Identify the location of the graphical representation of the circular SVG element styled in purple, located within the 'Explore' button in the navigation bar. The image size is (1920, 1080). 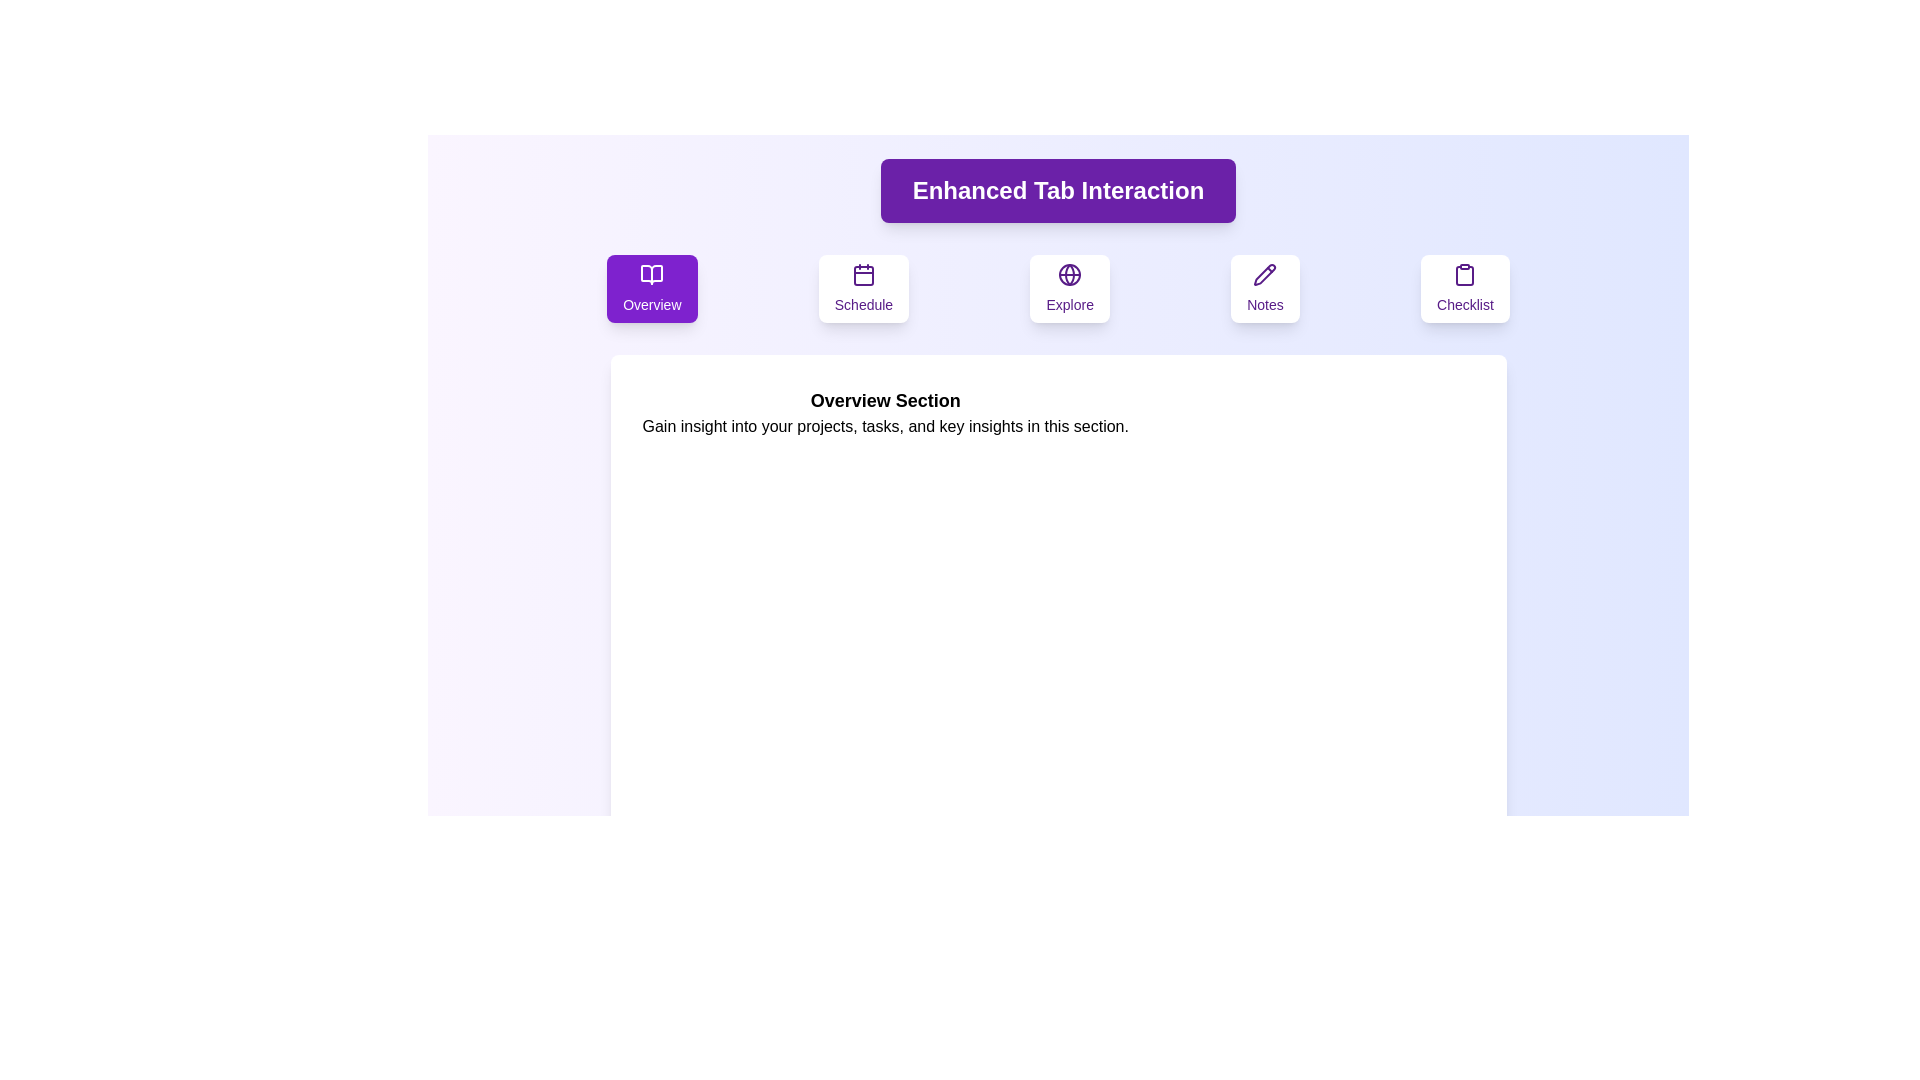
(1069, 274).